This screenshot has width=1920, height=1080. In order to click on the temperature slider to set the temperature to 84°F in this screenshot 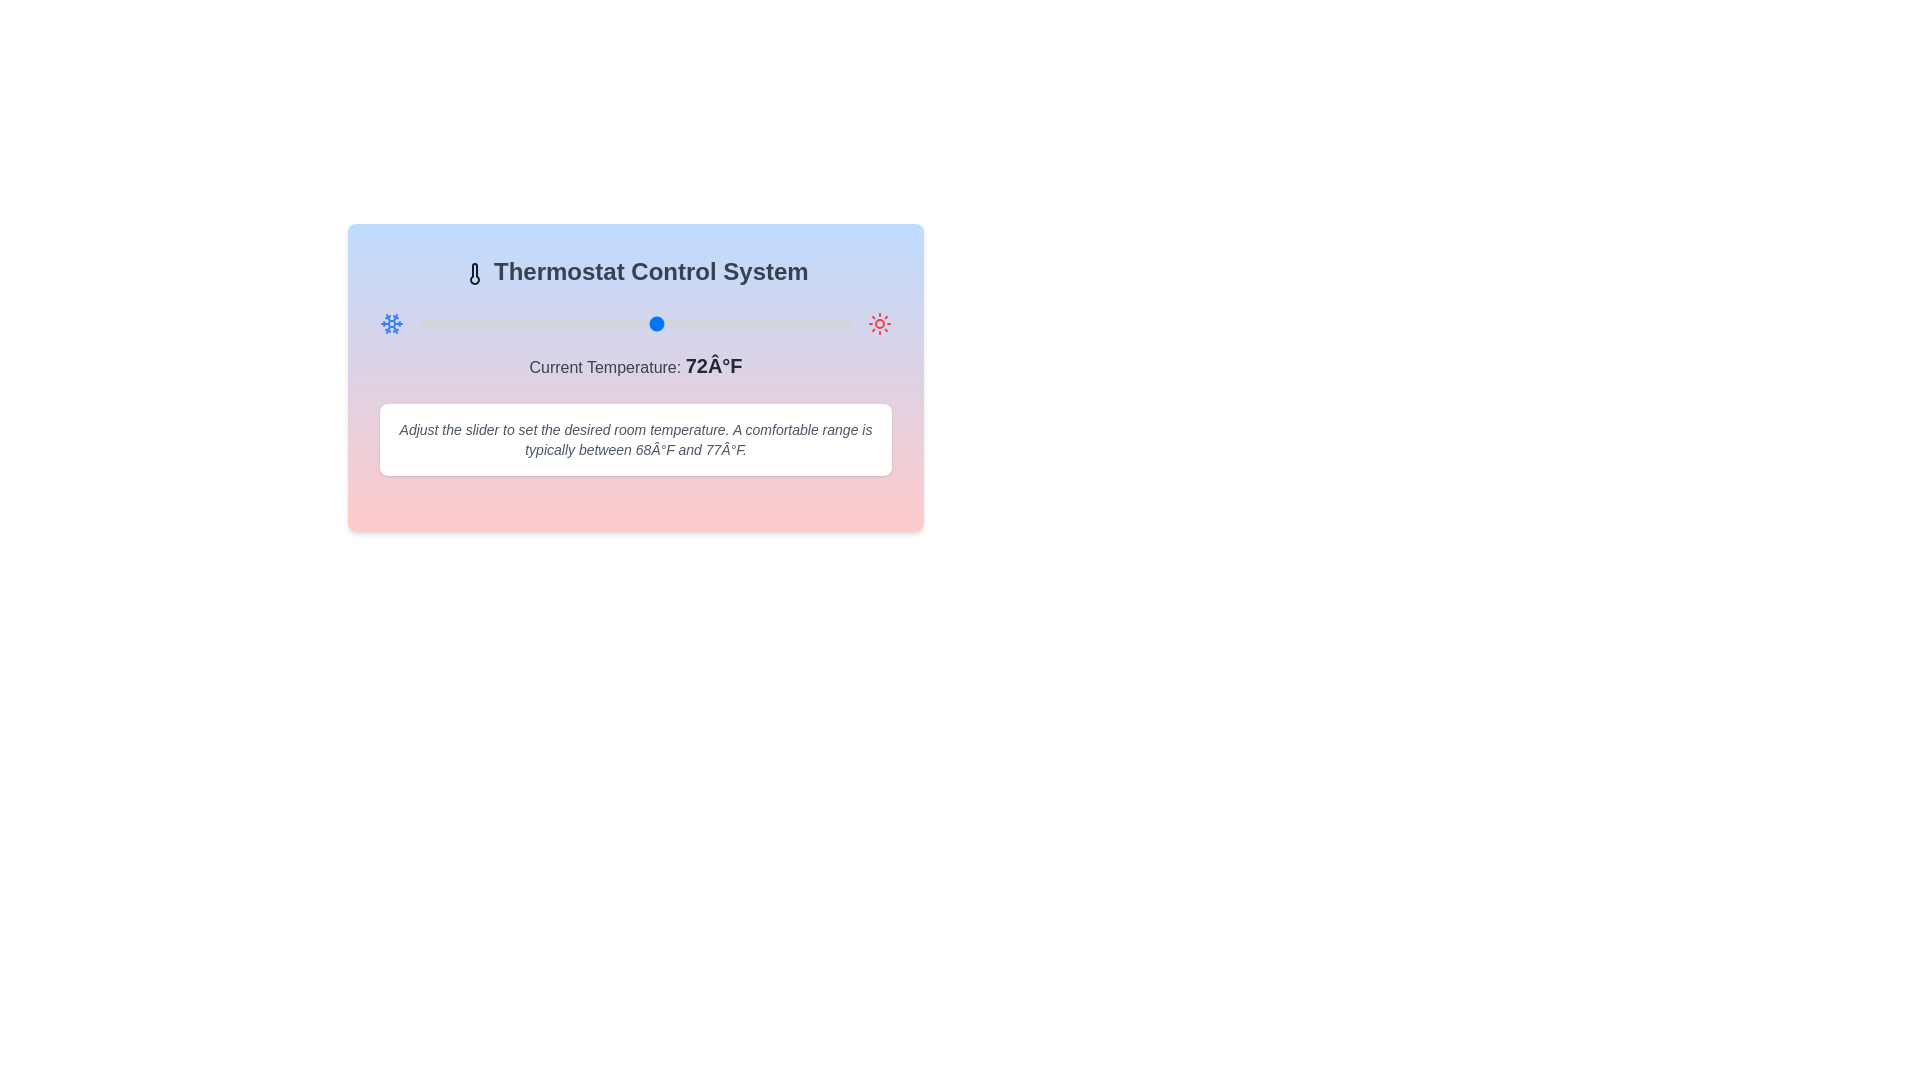, I will do `click(786, 323)`.